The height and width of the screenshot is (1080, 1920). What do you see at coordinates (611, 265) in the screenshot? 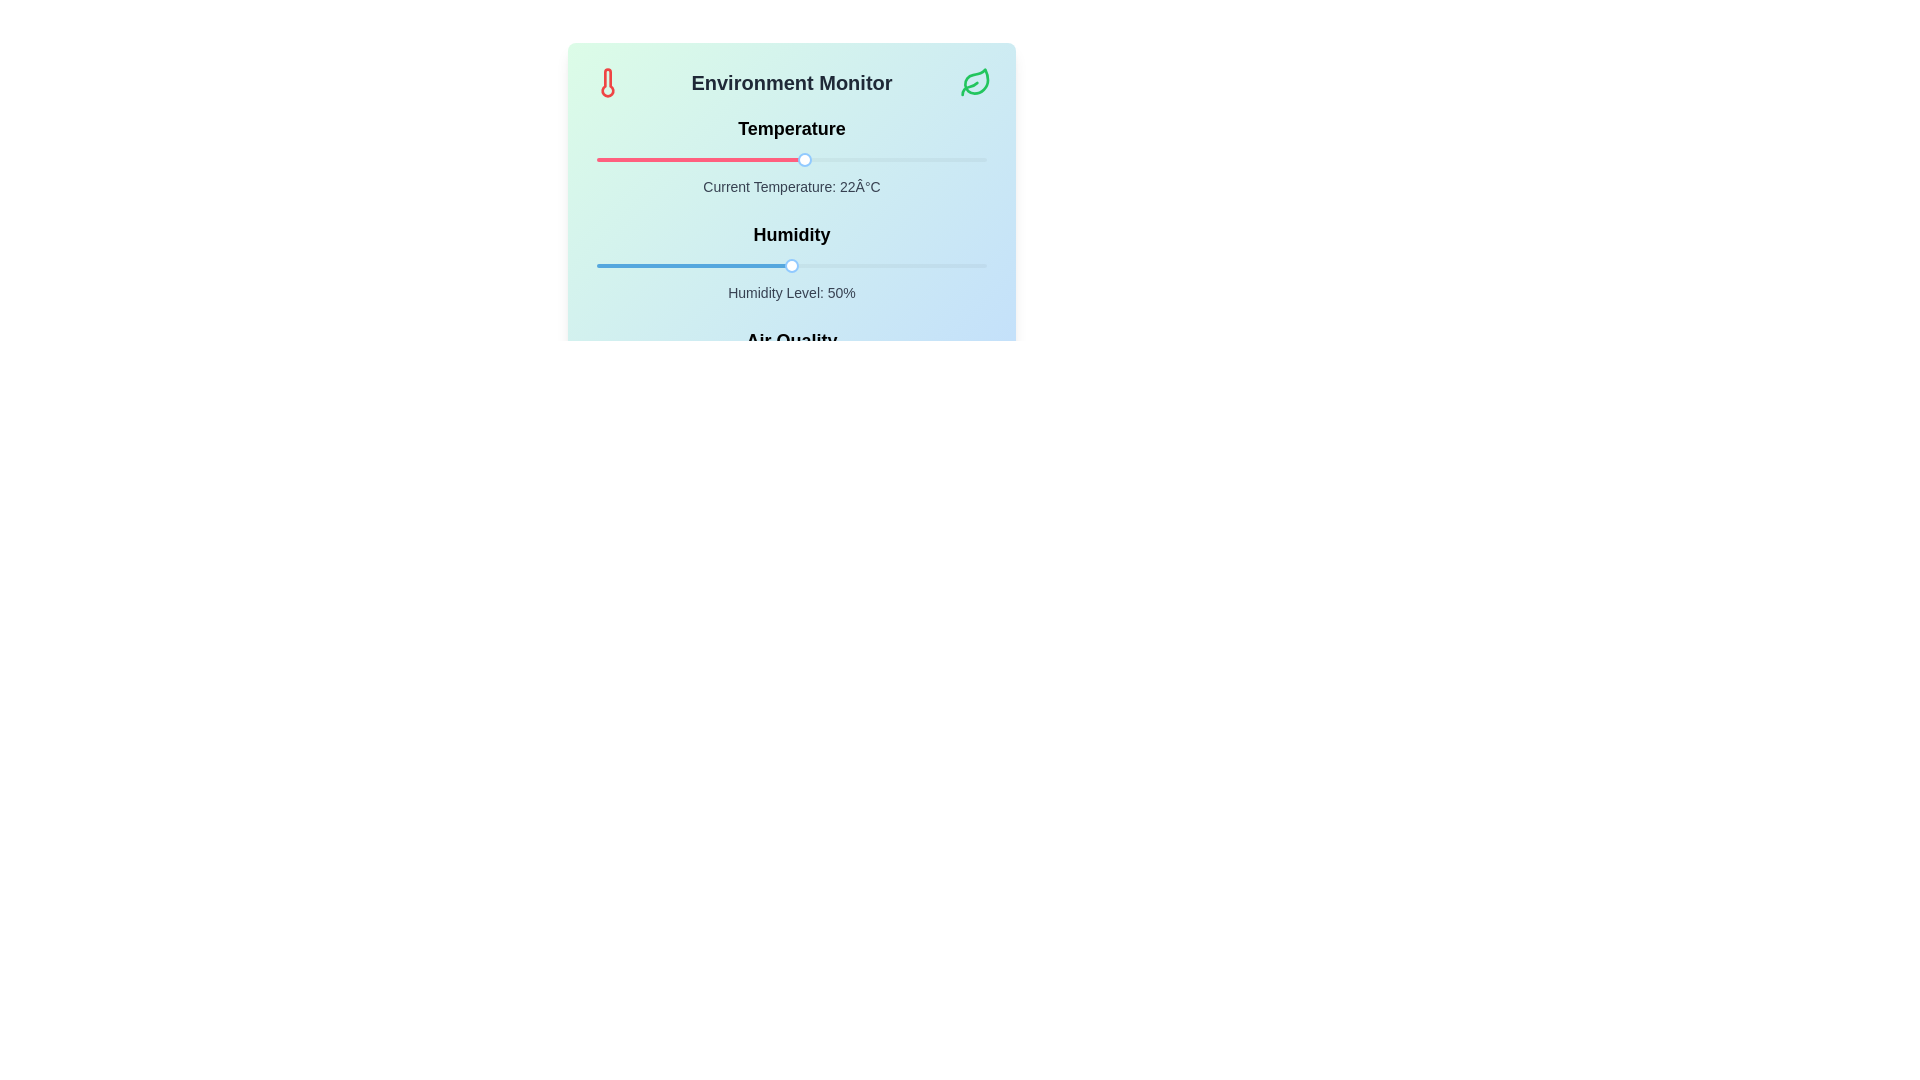
I see `the humidity` at bounding box center [611, 265].